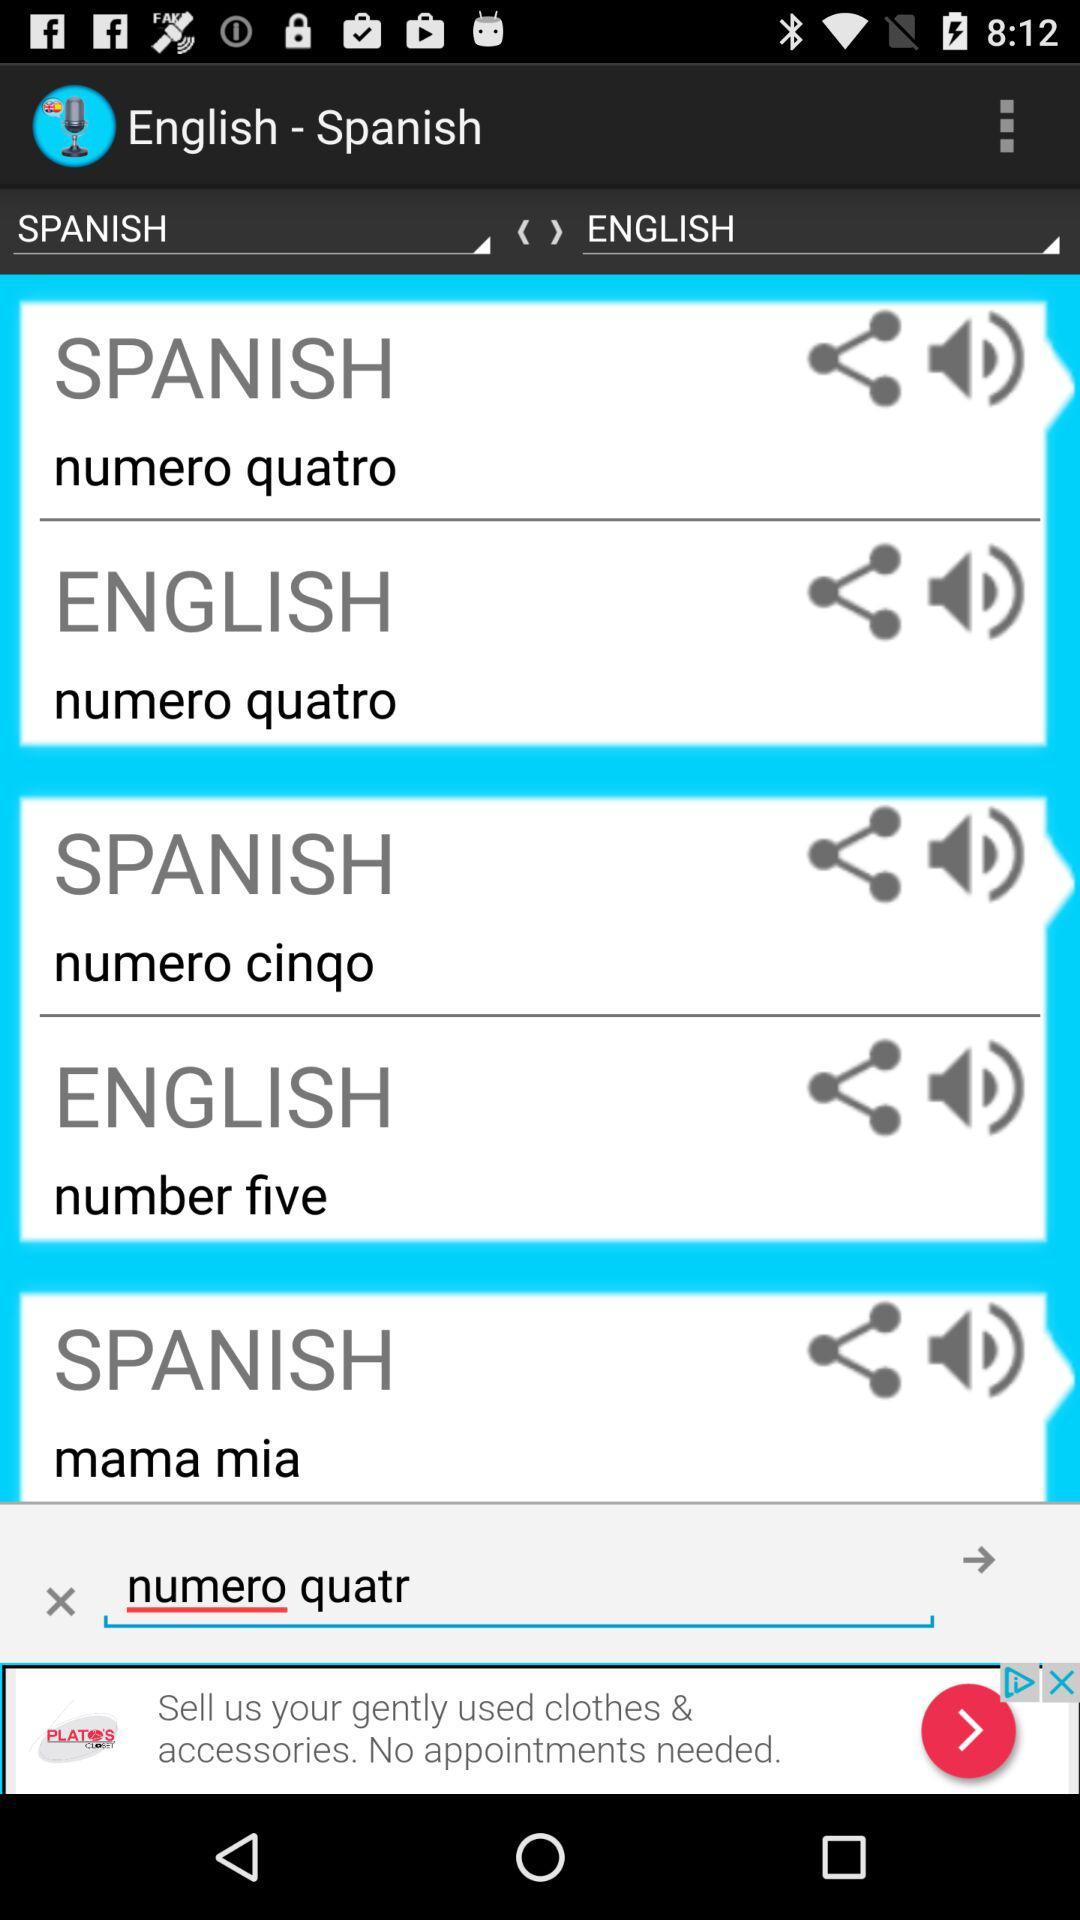  What do you see at coordinates (995, 1350) in the screenshot?
I see `increase volume` at bounding box center [995, 1350].